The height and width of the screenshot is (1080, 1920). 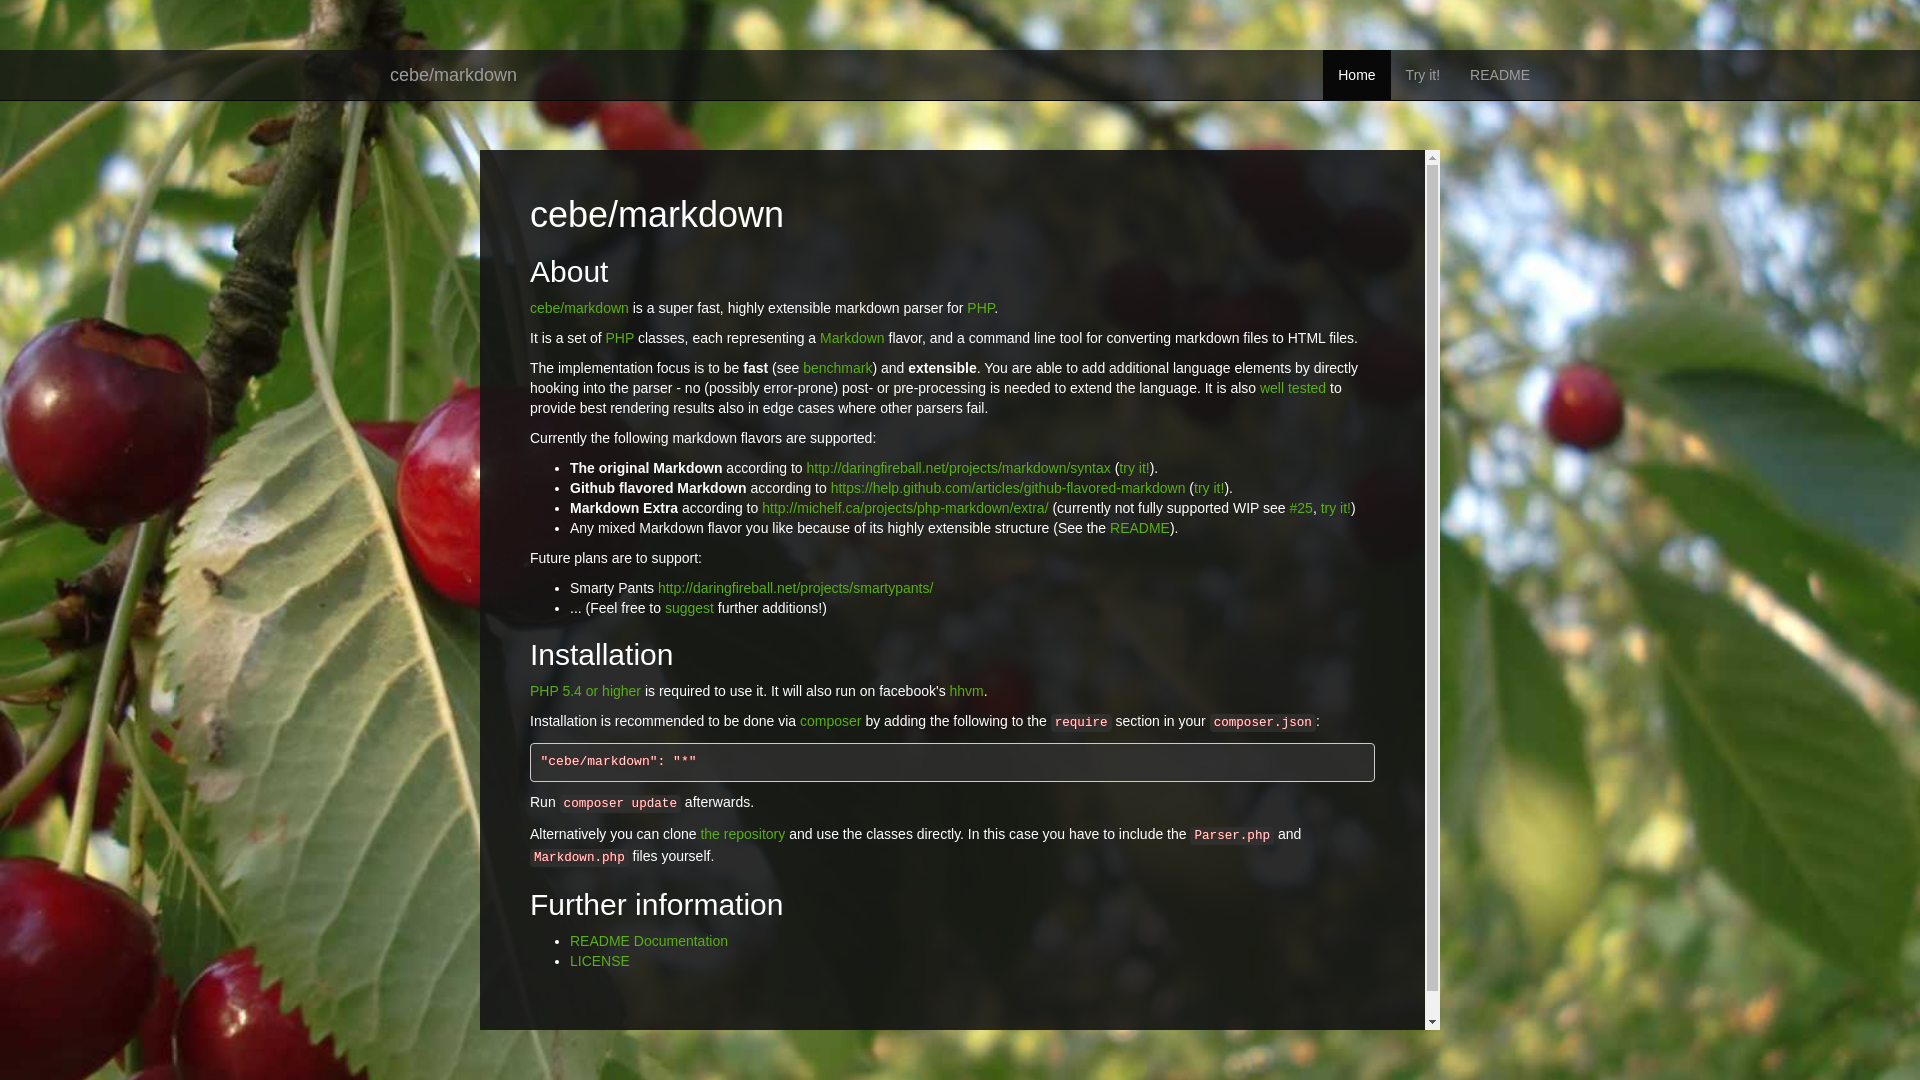 What do you see at coordinates (599, 959) in the screenshot?
I see `'LICENSE'` at bounding box center [599, 959].